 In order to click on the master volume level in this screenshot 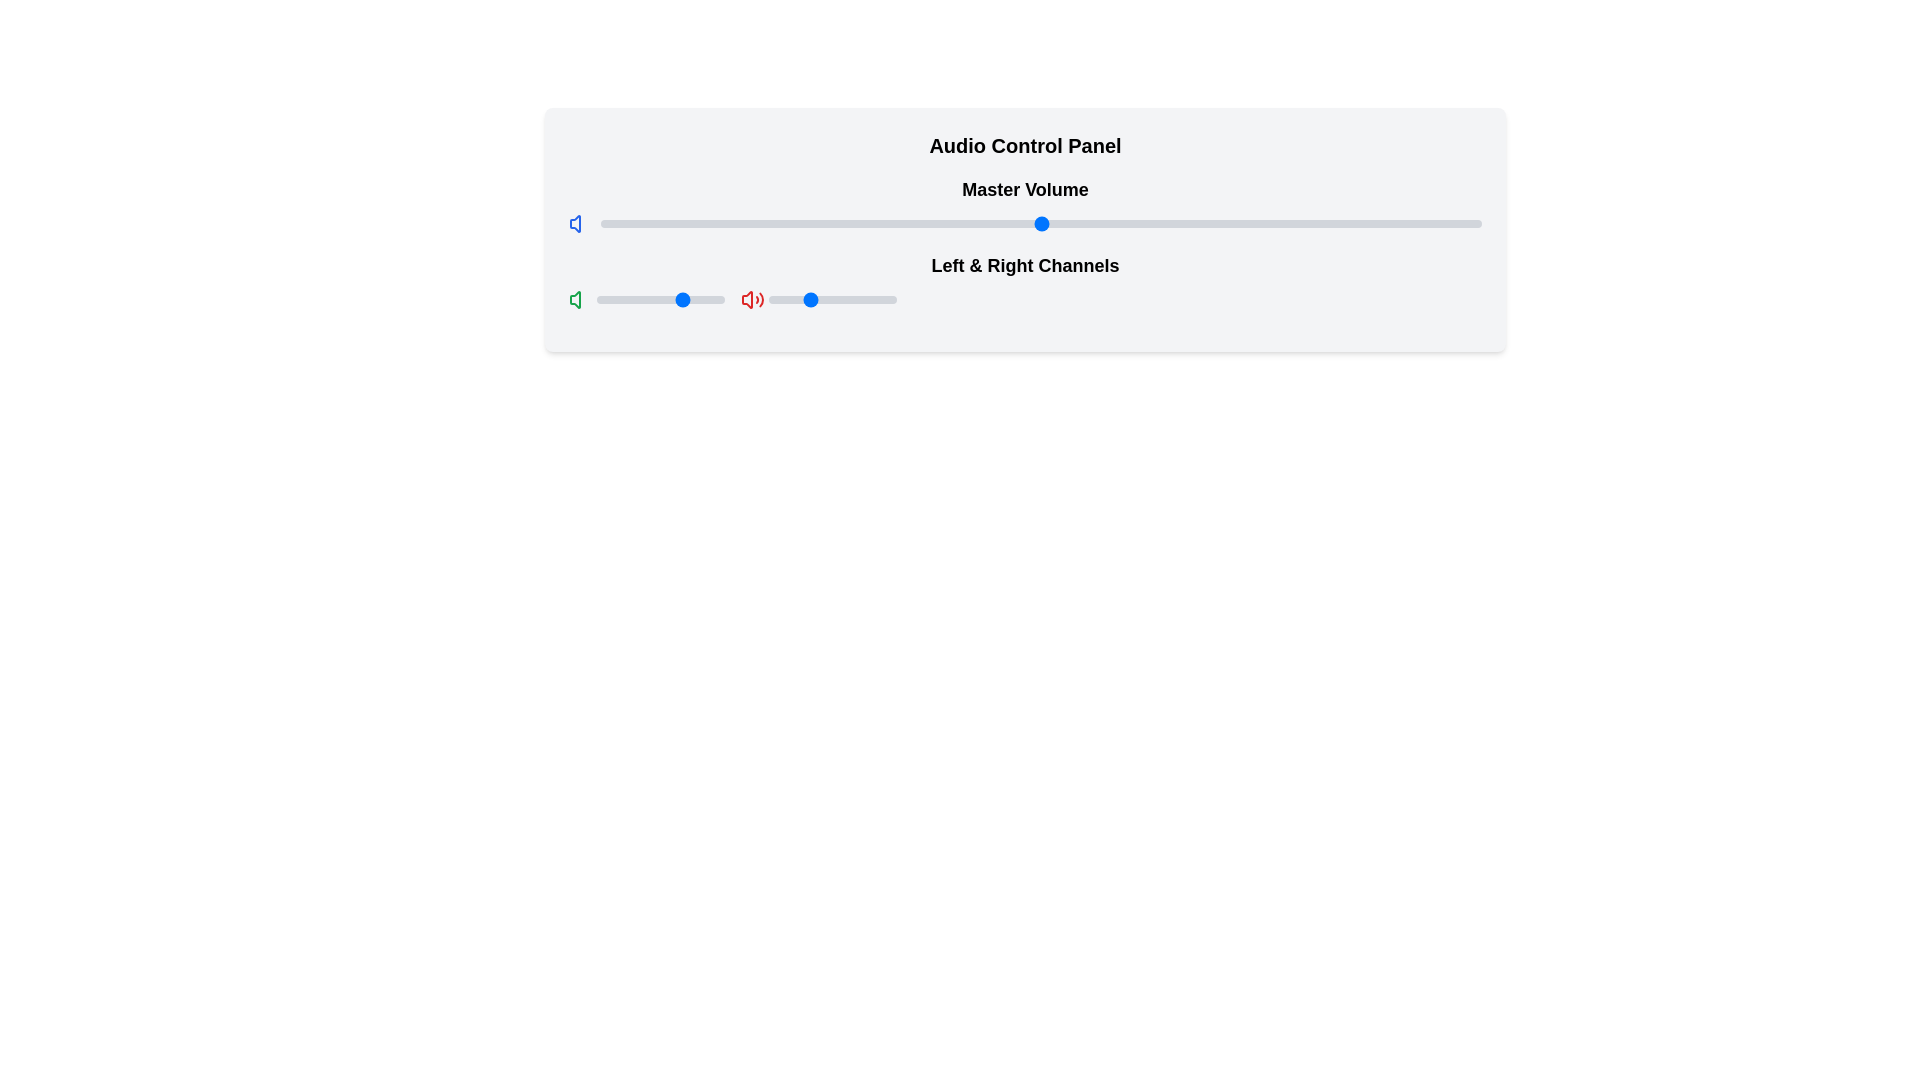, I will do `click(917, 223)`.